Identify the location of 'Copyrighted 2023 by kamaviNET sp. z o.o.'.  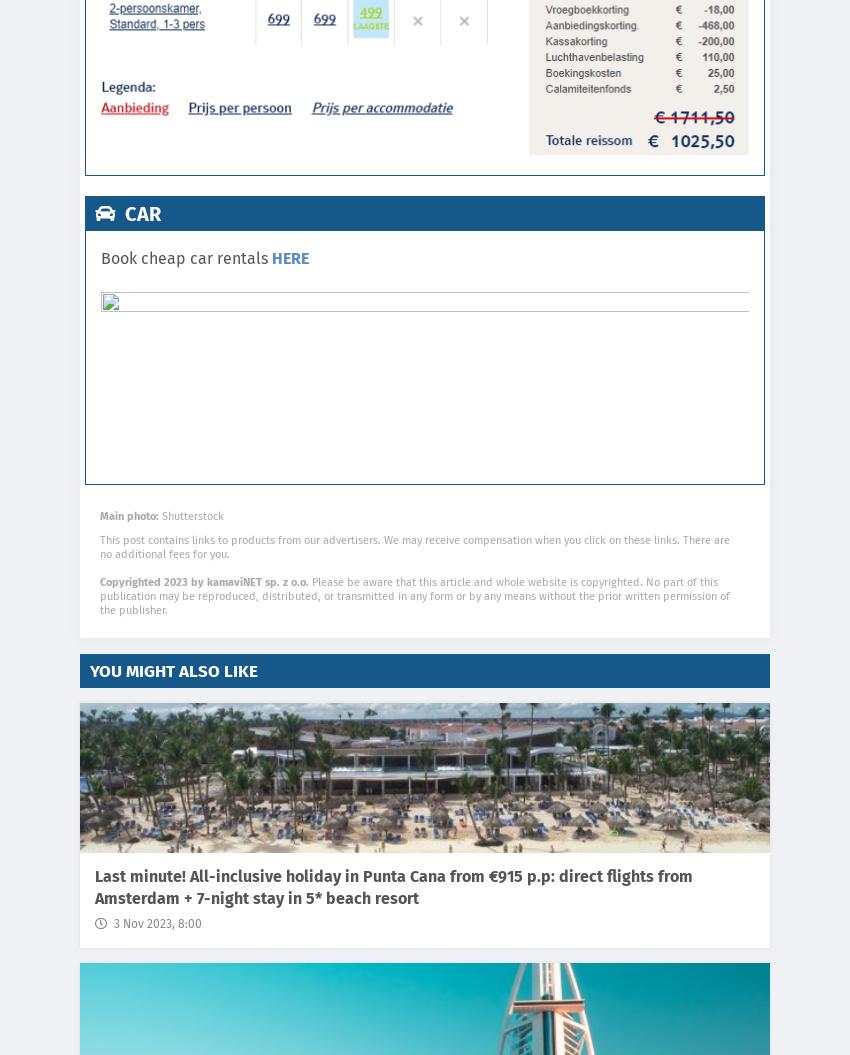
(203, 581).